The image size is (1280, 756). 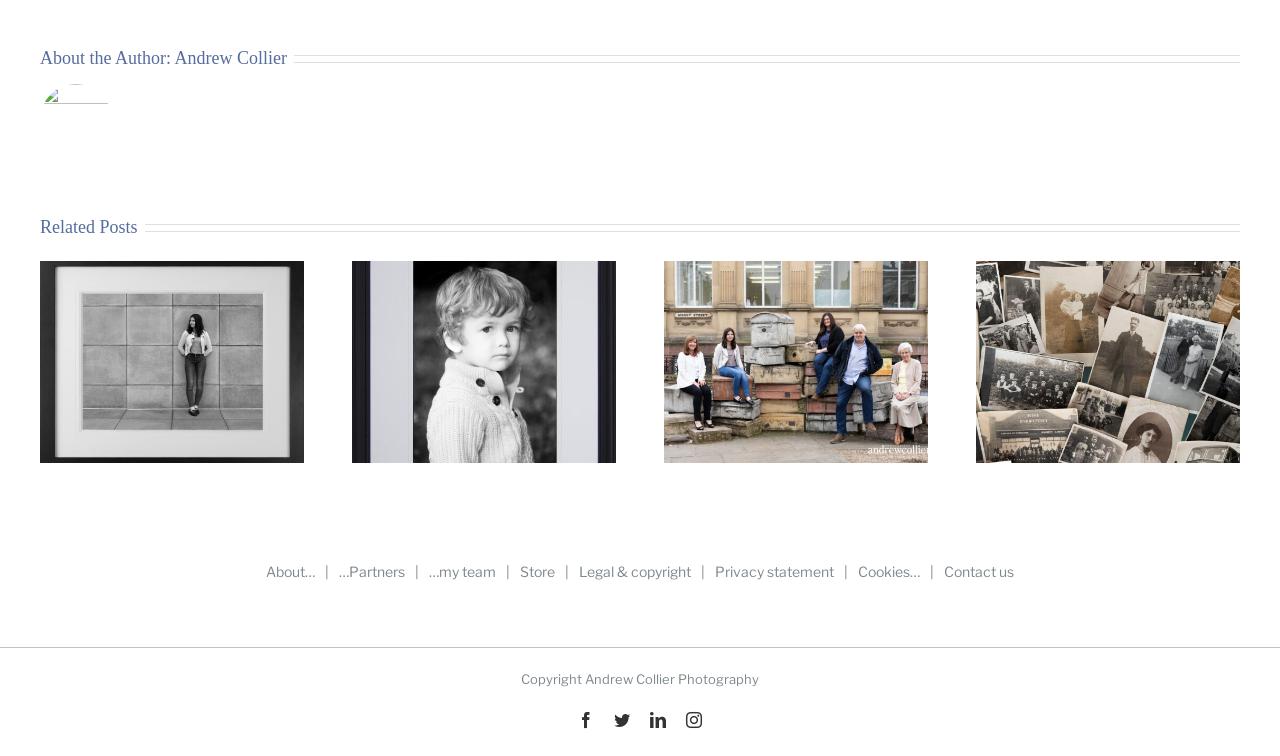 What do you see at coordinates (640, 678) in the screenshot?
I see `'Copyright Andrew Collier Photography'` at bounding box center [640, 678].